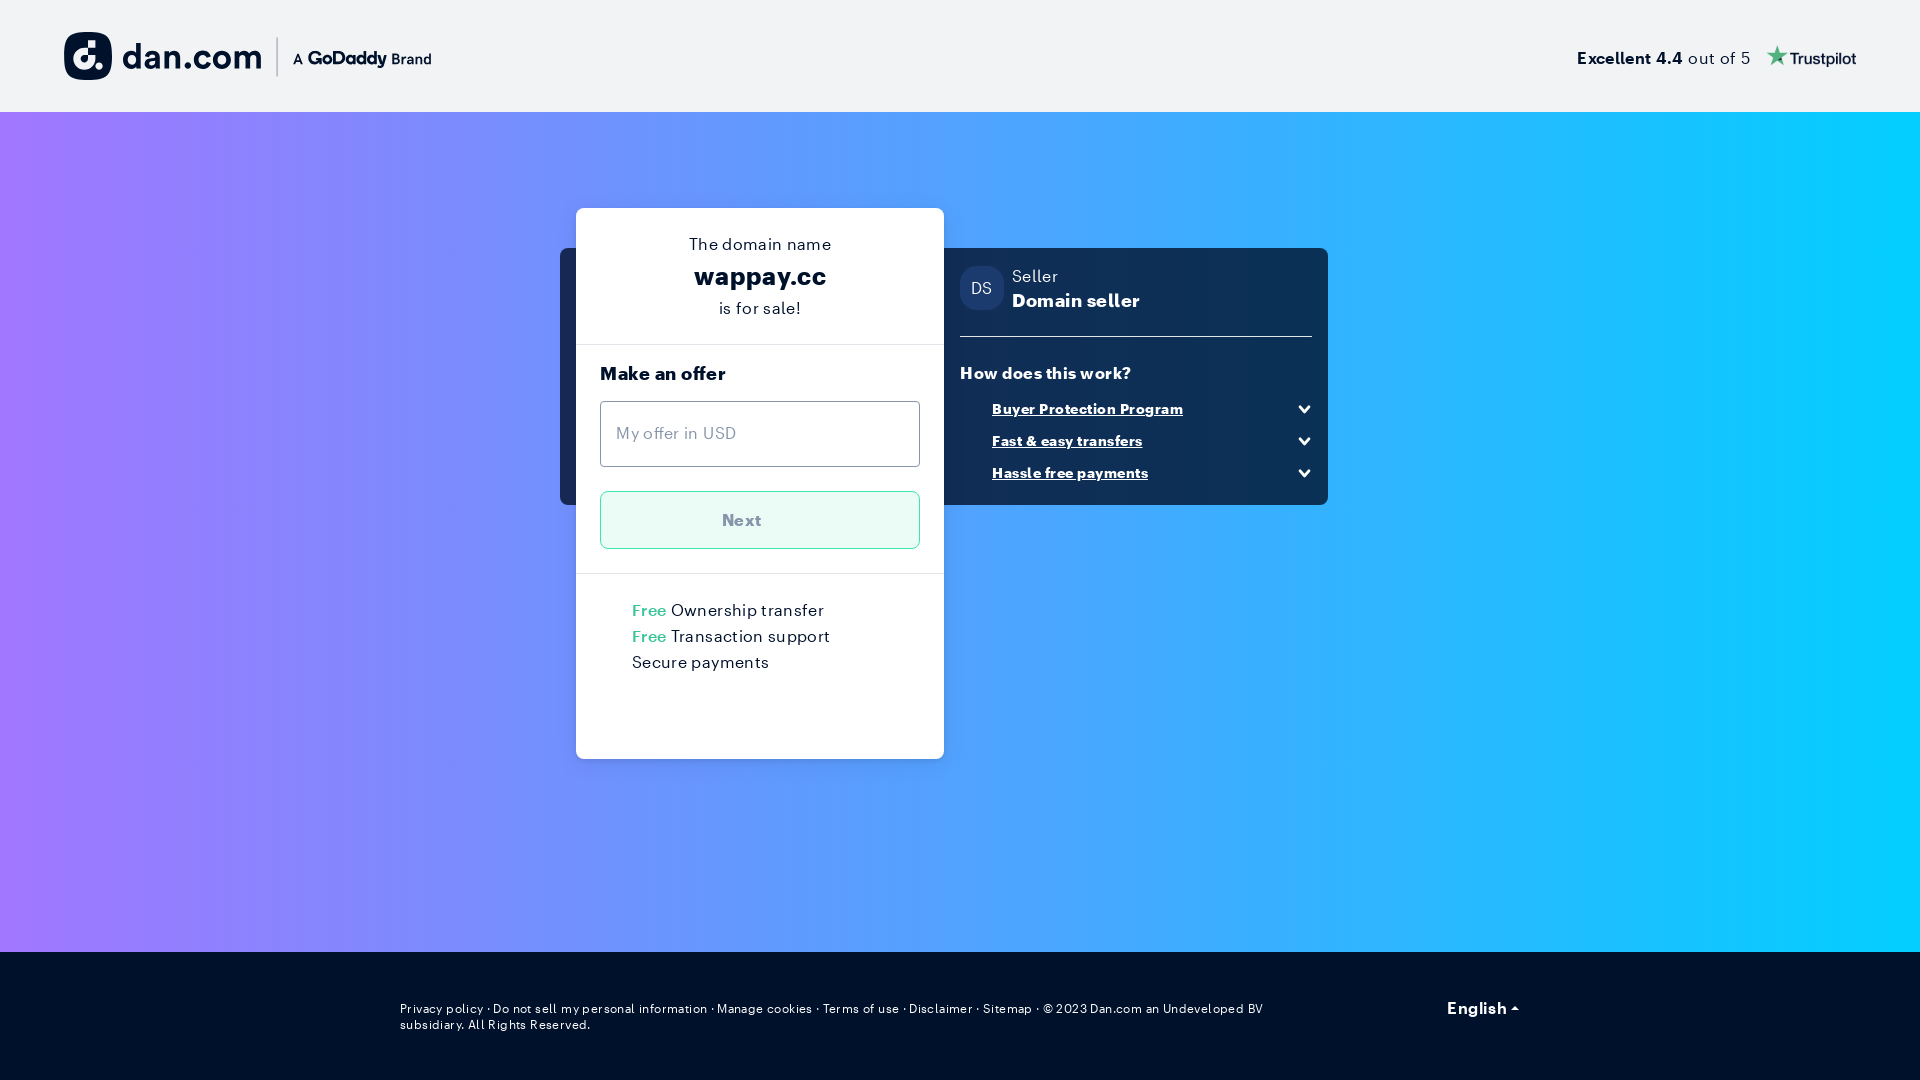  I want to click on 'Disclaimer', so click(916, 1007).